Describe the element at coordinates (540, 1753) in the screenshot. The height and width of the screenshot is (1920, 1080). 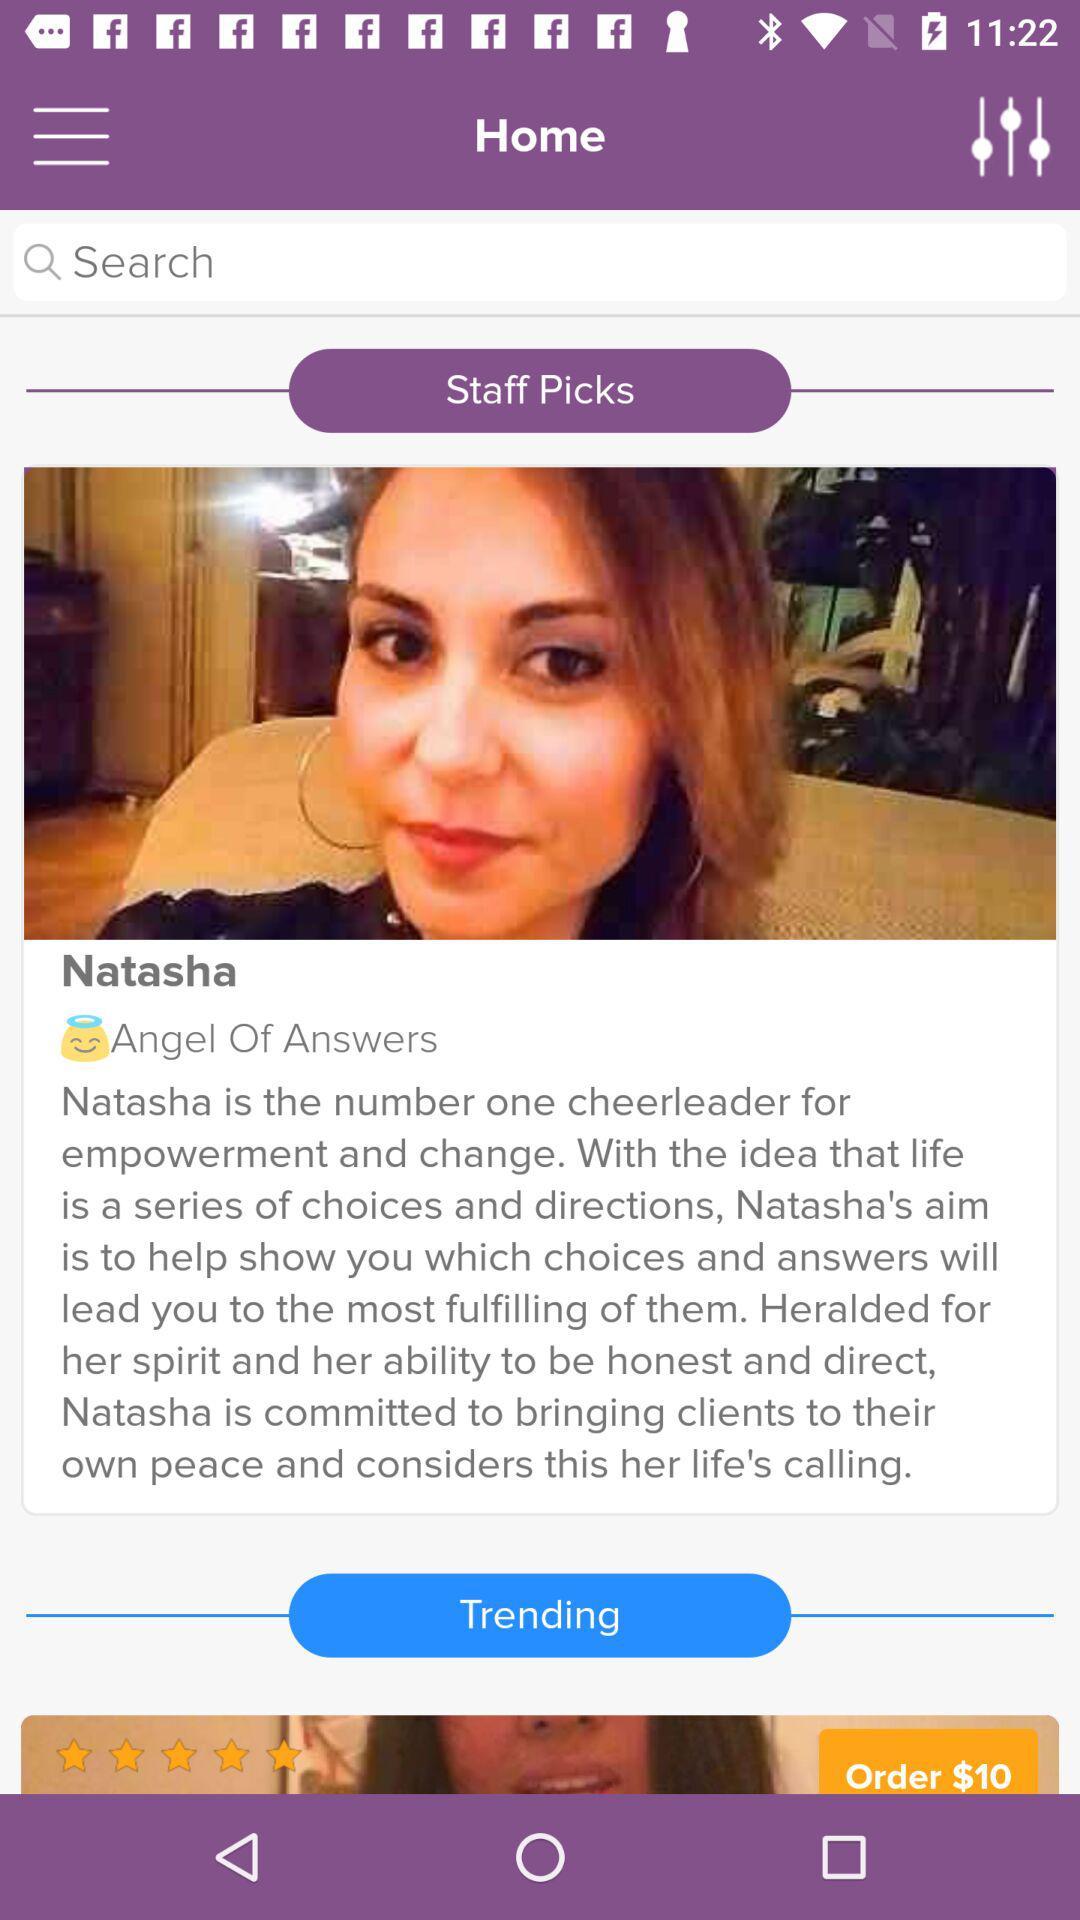
I see `advertiser` at that location.